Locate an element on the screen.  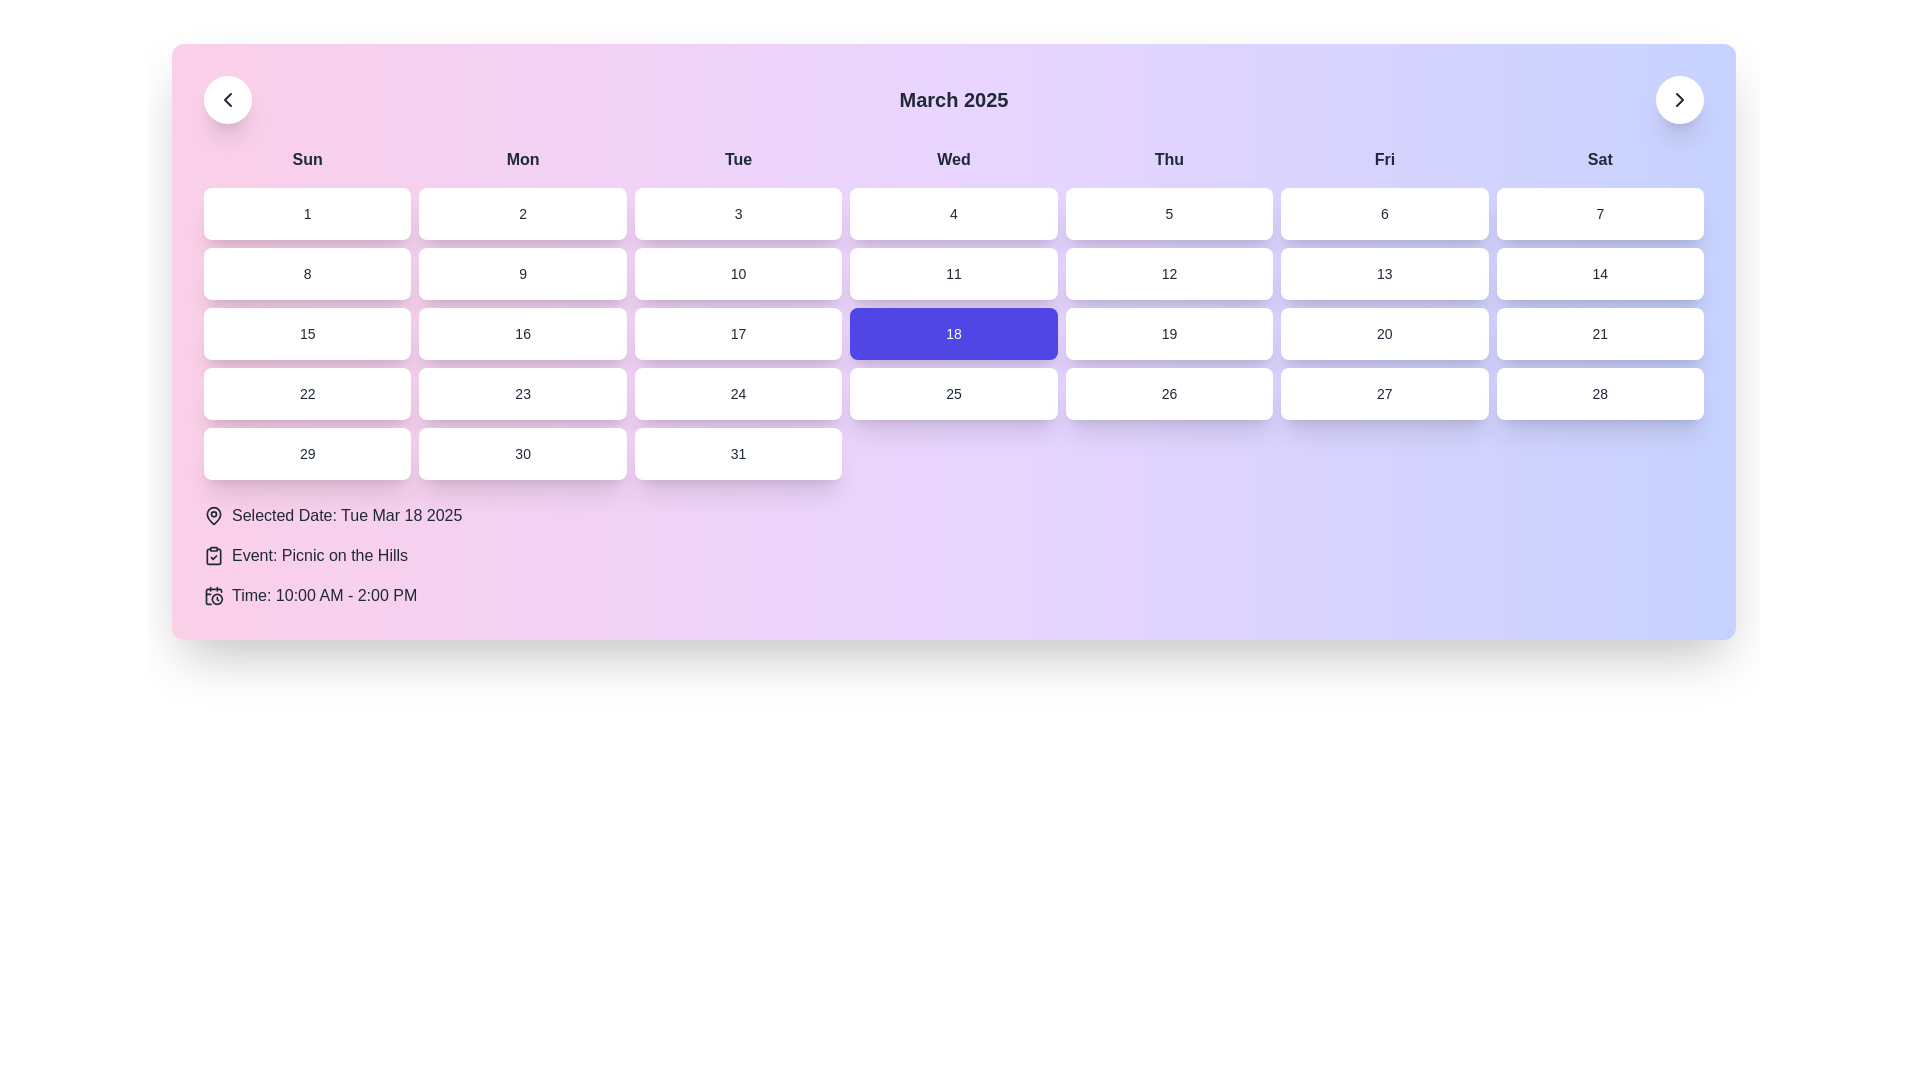
the cell styled as a white rounded rectangle containing the number '11' is located at coordinates (953, 273).